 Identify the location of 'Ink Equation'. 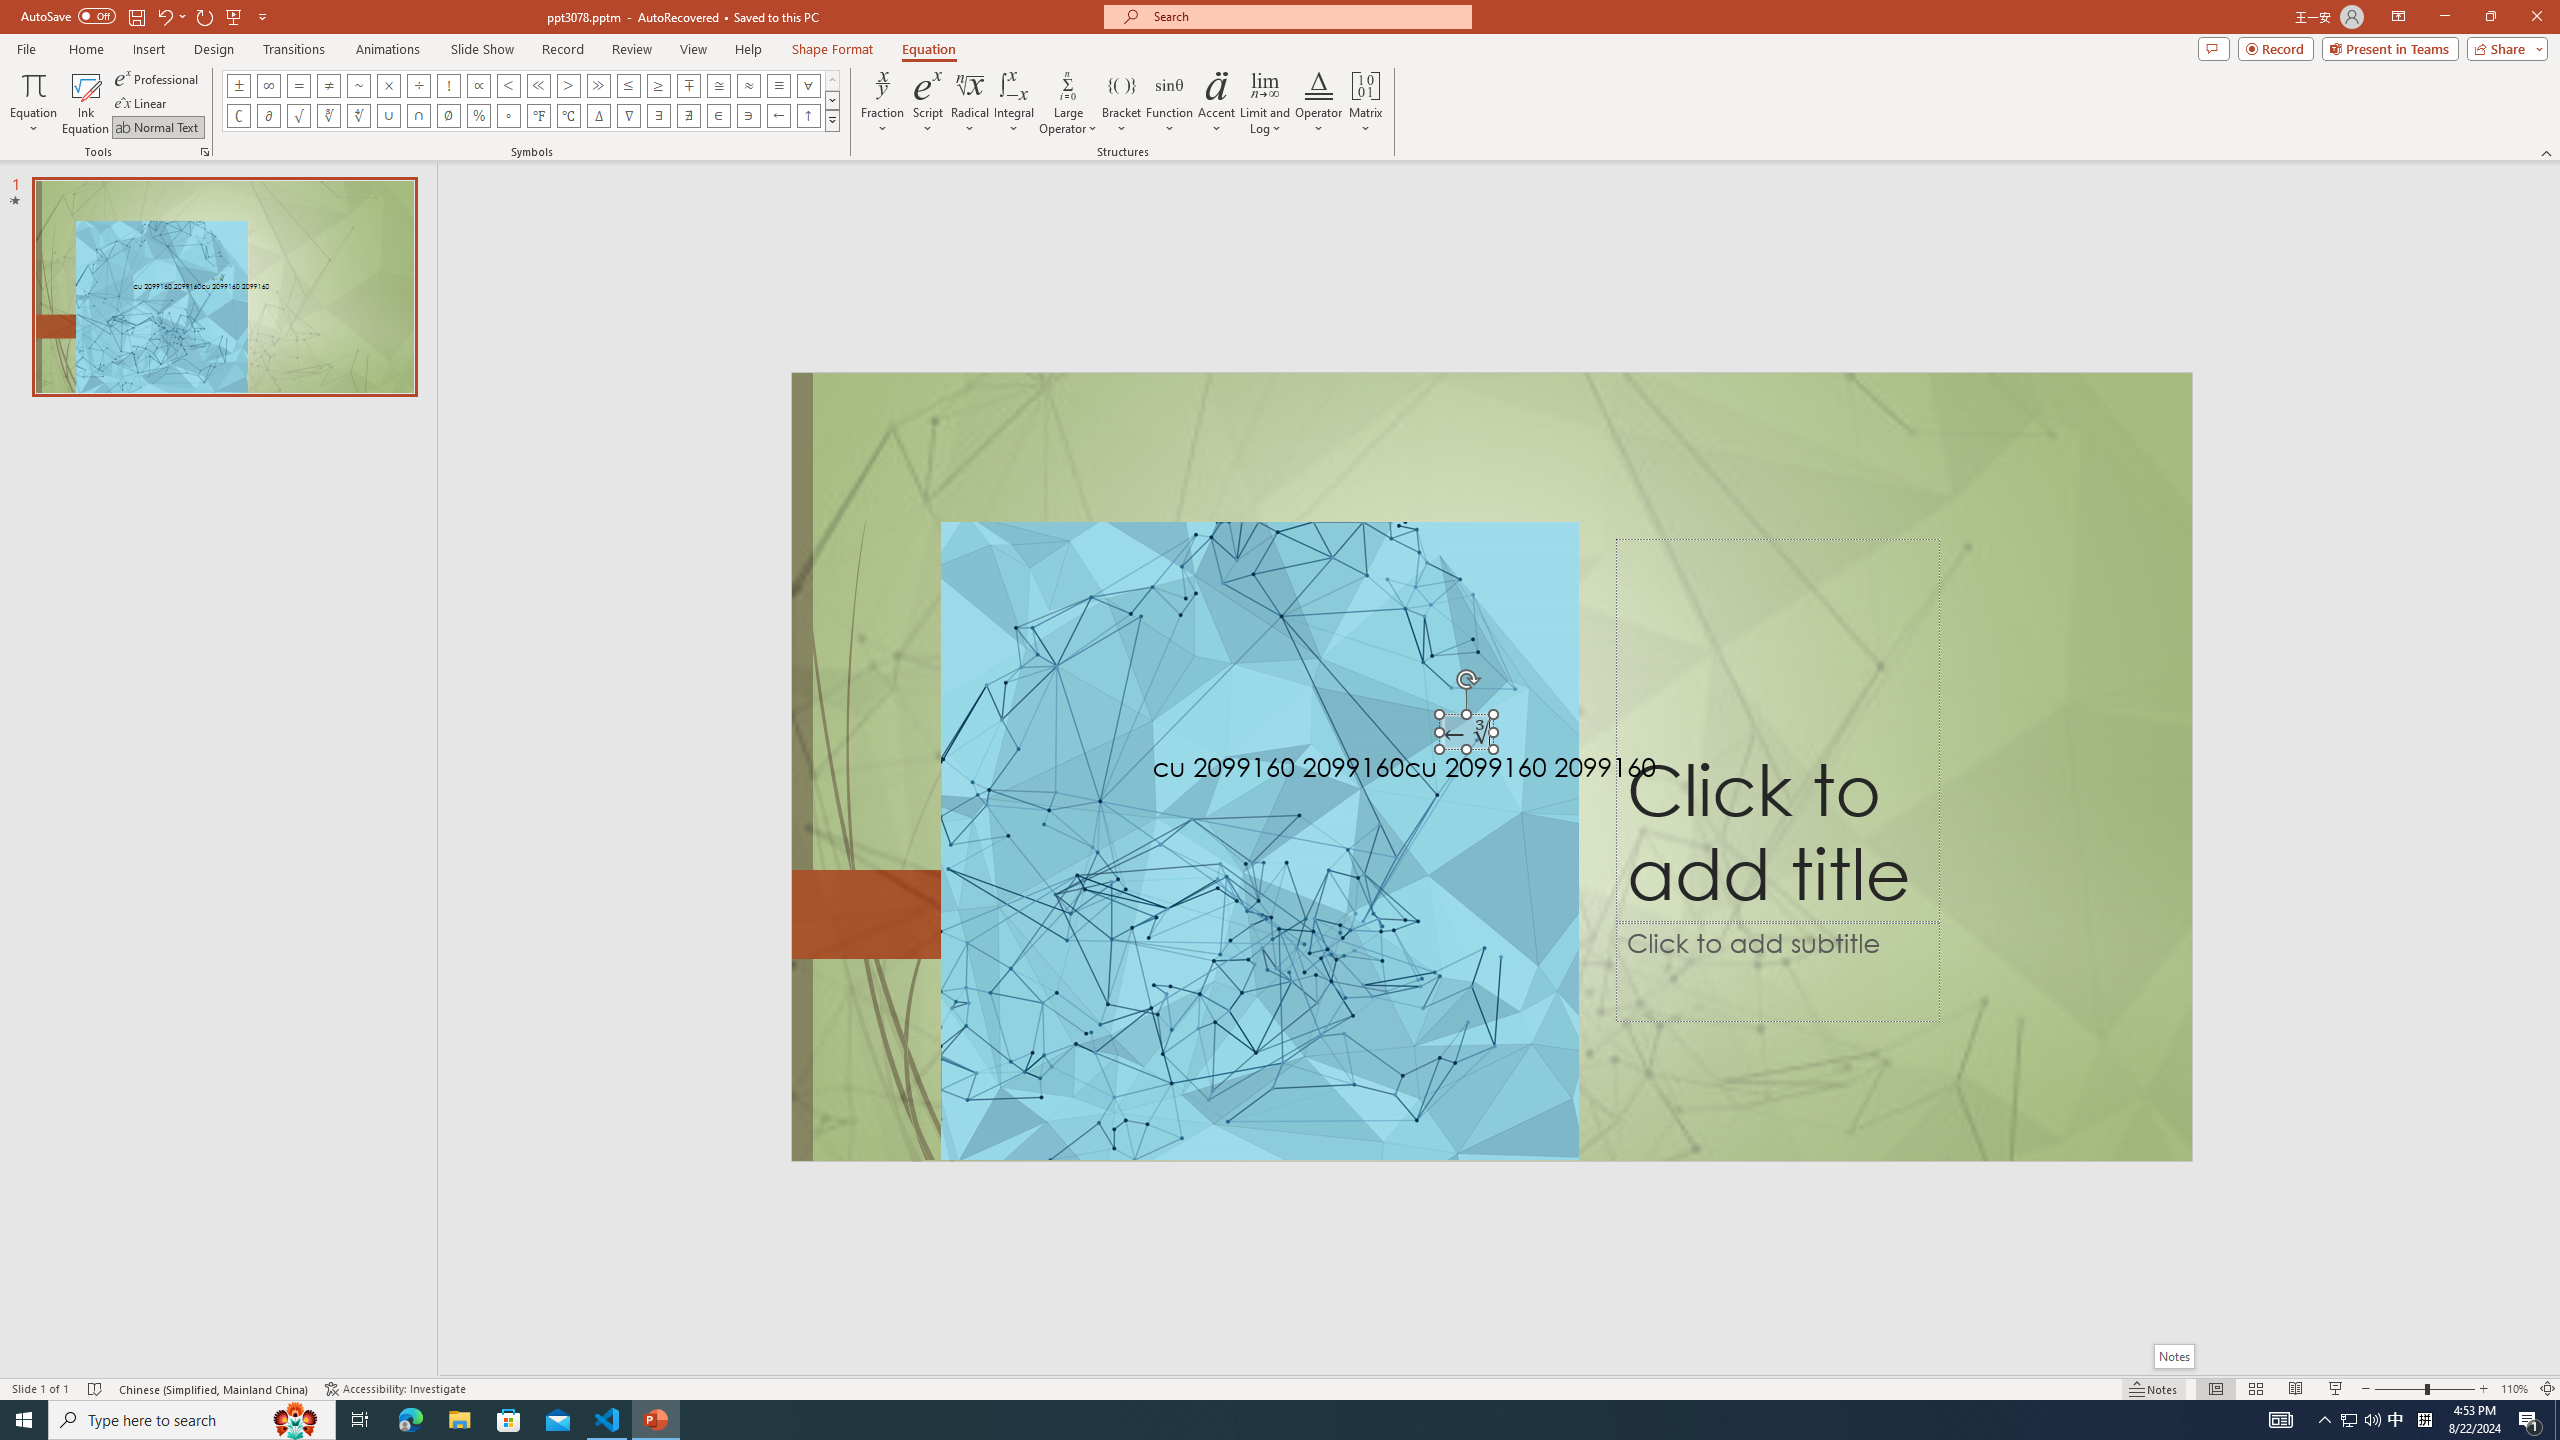
(85, 103).